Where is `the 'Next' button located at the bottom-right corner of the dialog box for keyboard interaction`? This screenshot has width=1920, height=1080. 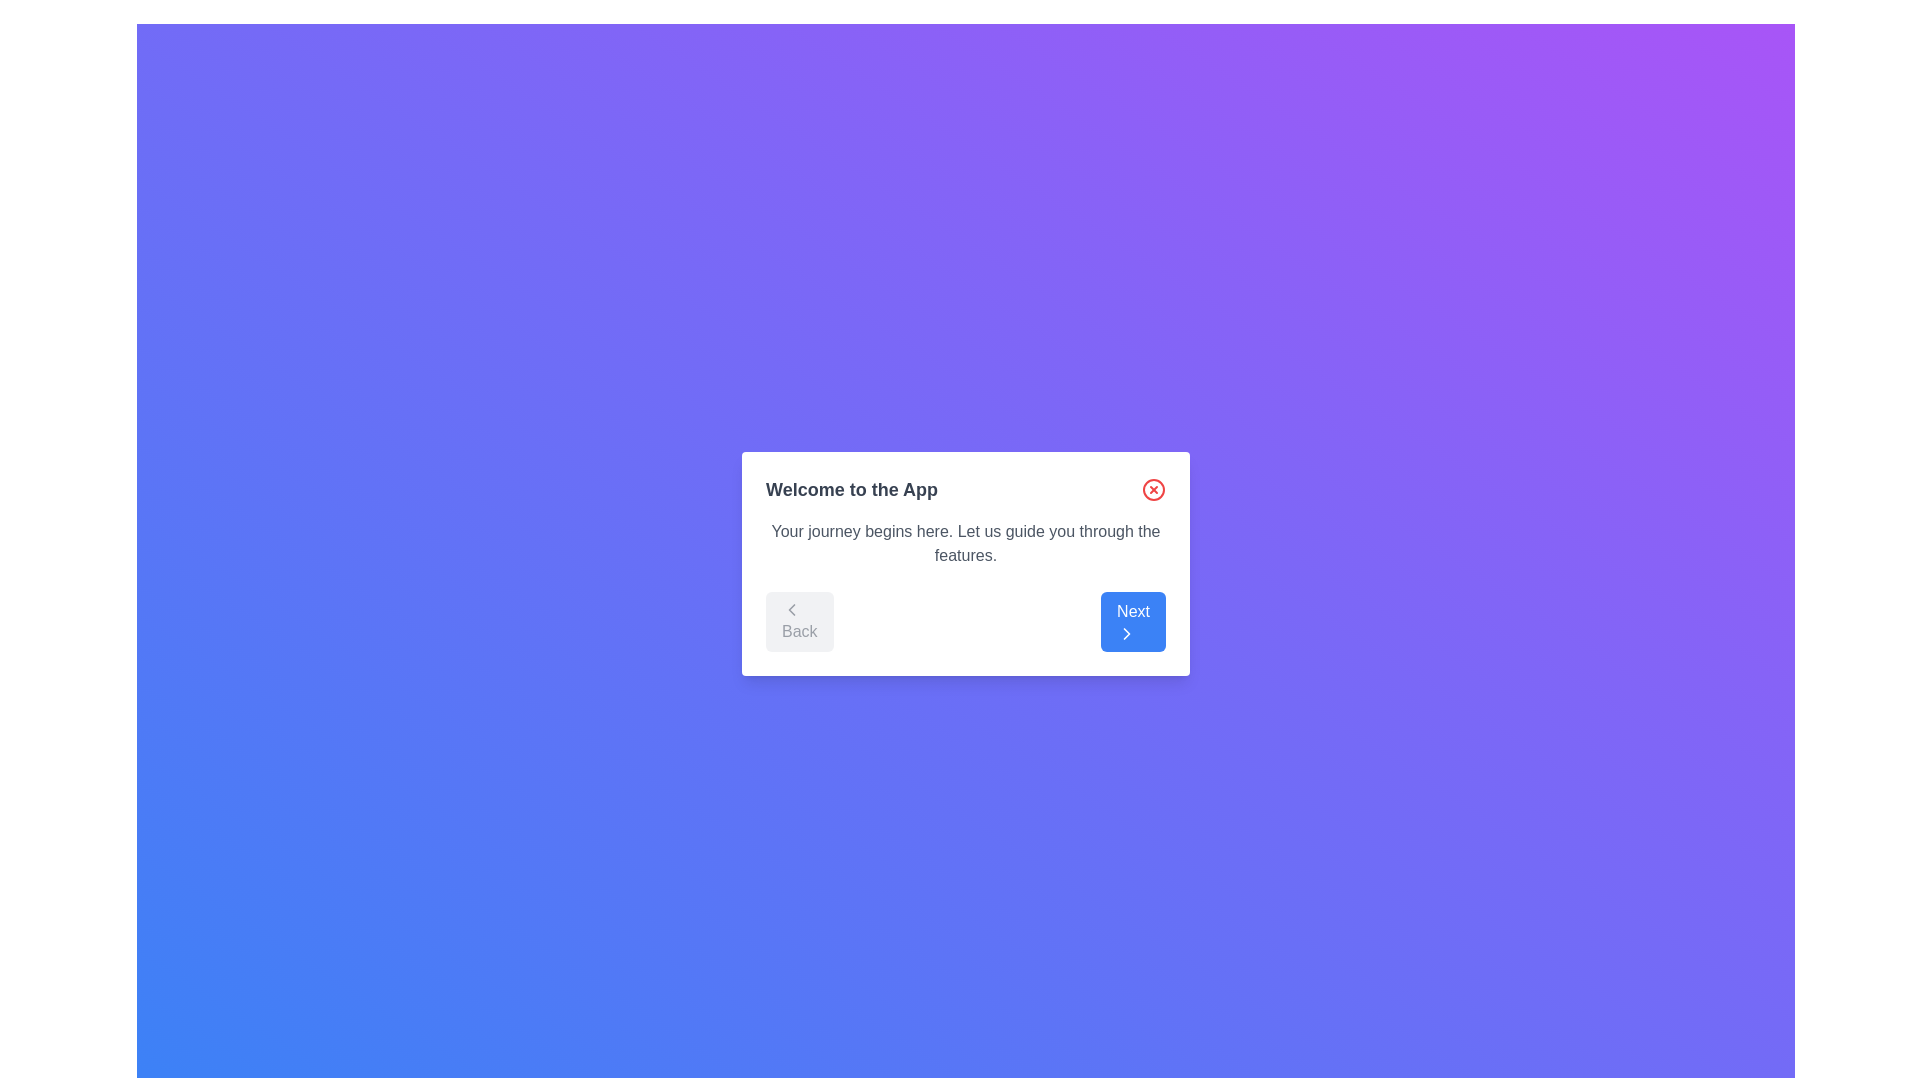
the 'Next' button located at the bottom-right corner of the dialog box for keyboard interaction is located at coordinates (1133, 620).